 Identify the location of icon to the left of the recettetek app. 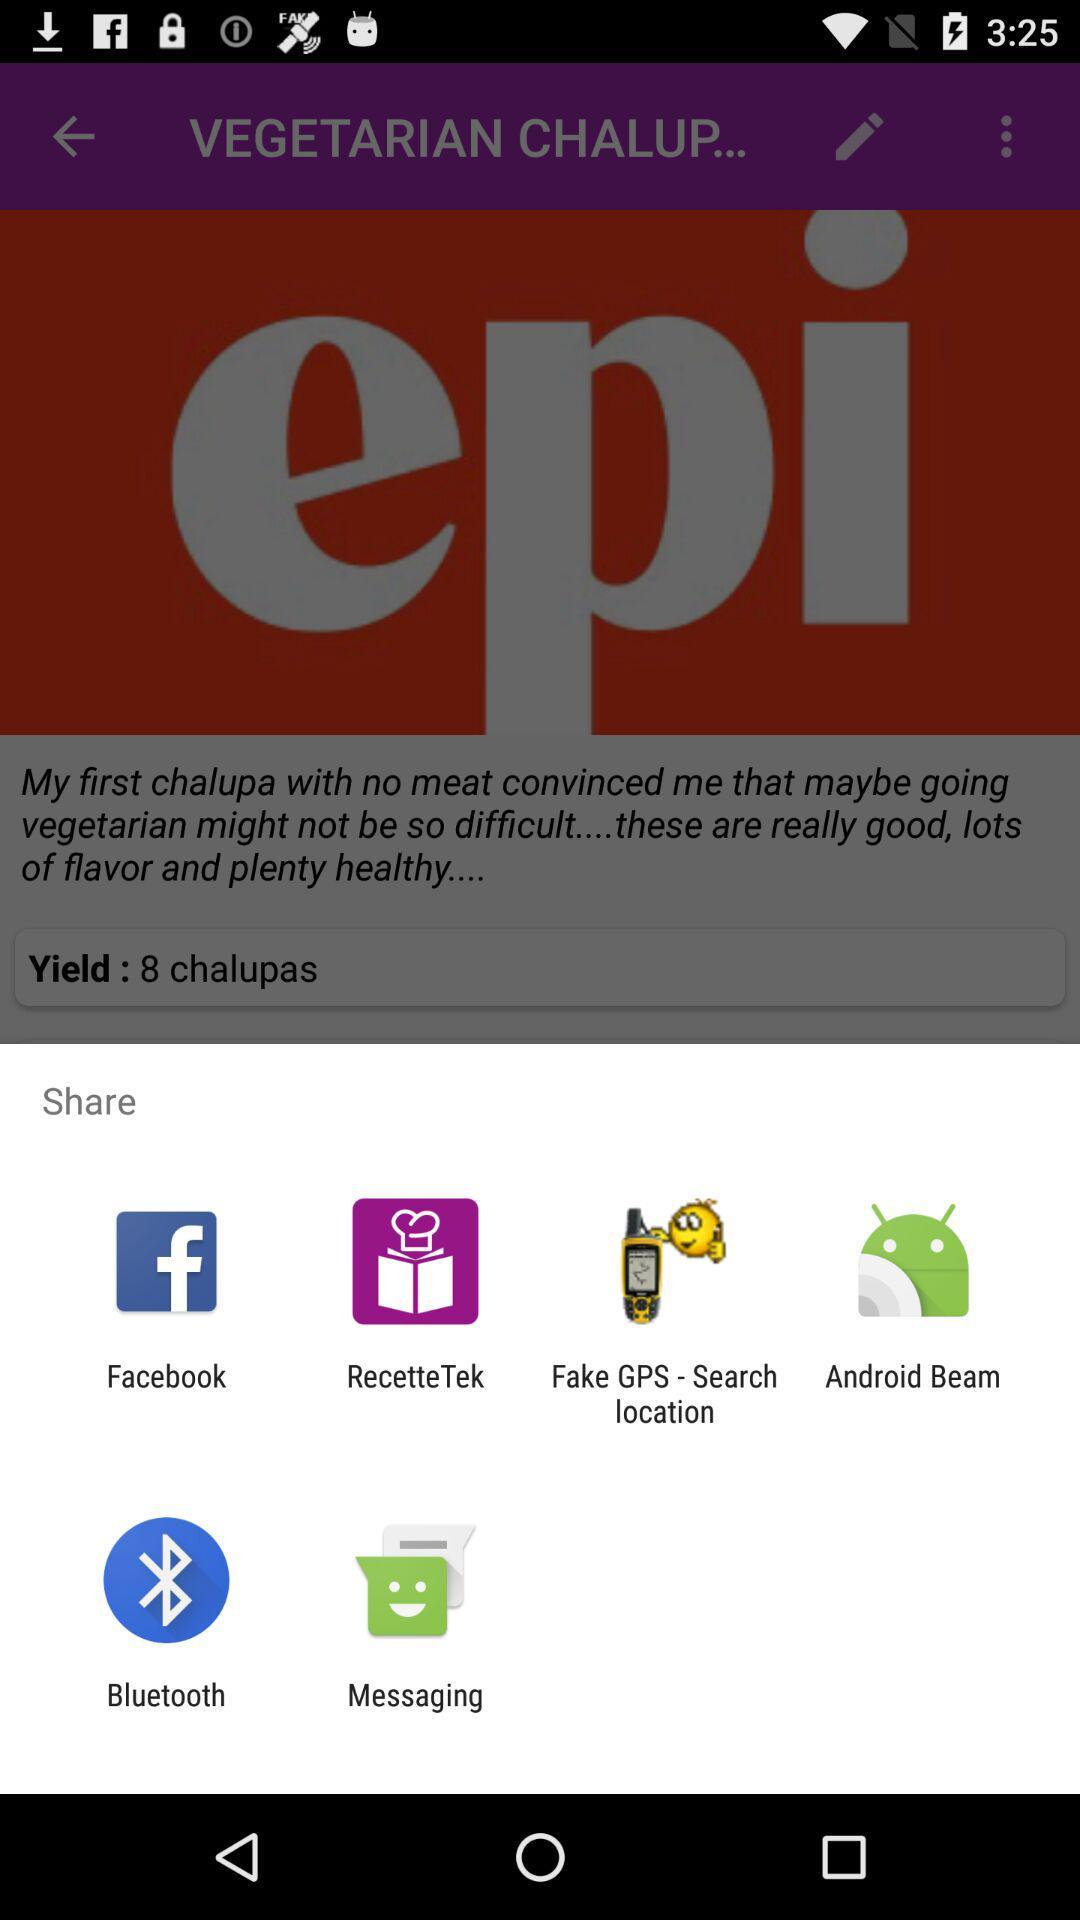
(165, 1392).